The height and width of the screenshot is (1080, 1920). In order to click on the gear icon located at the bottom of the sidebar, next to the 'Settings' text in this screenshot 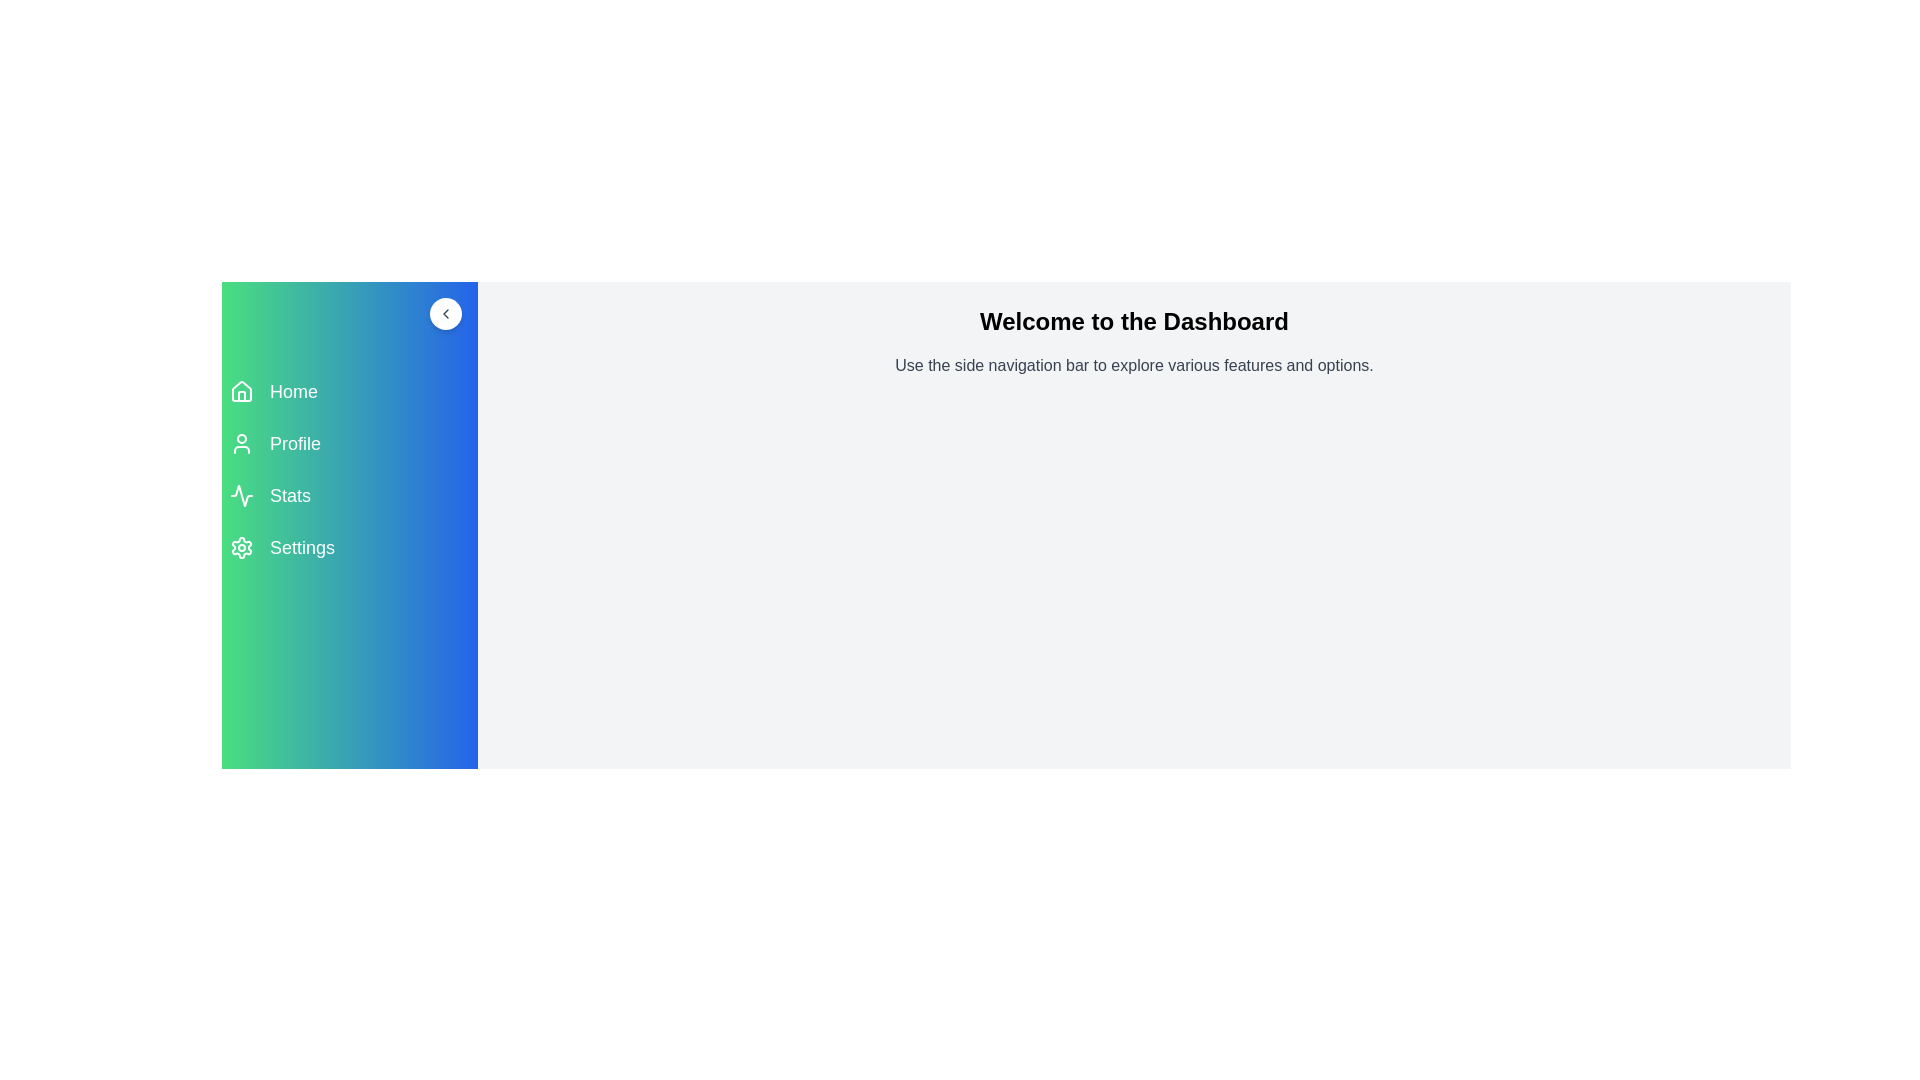, I will do `click(240, 547)`.